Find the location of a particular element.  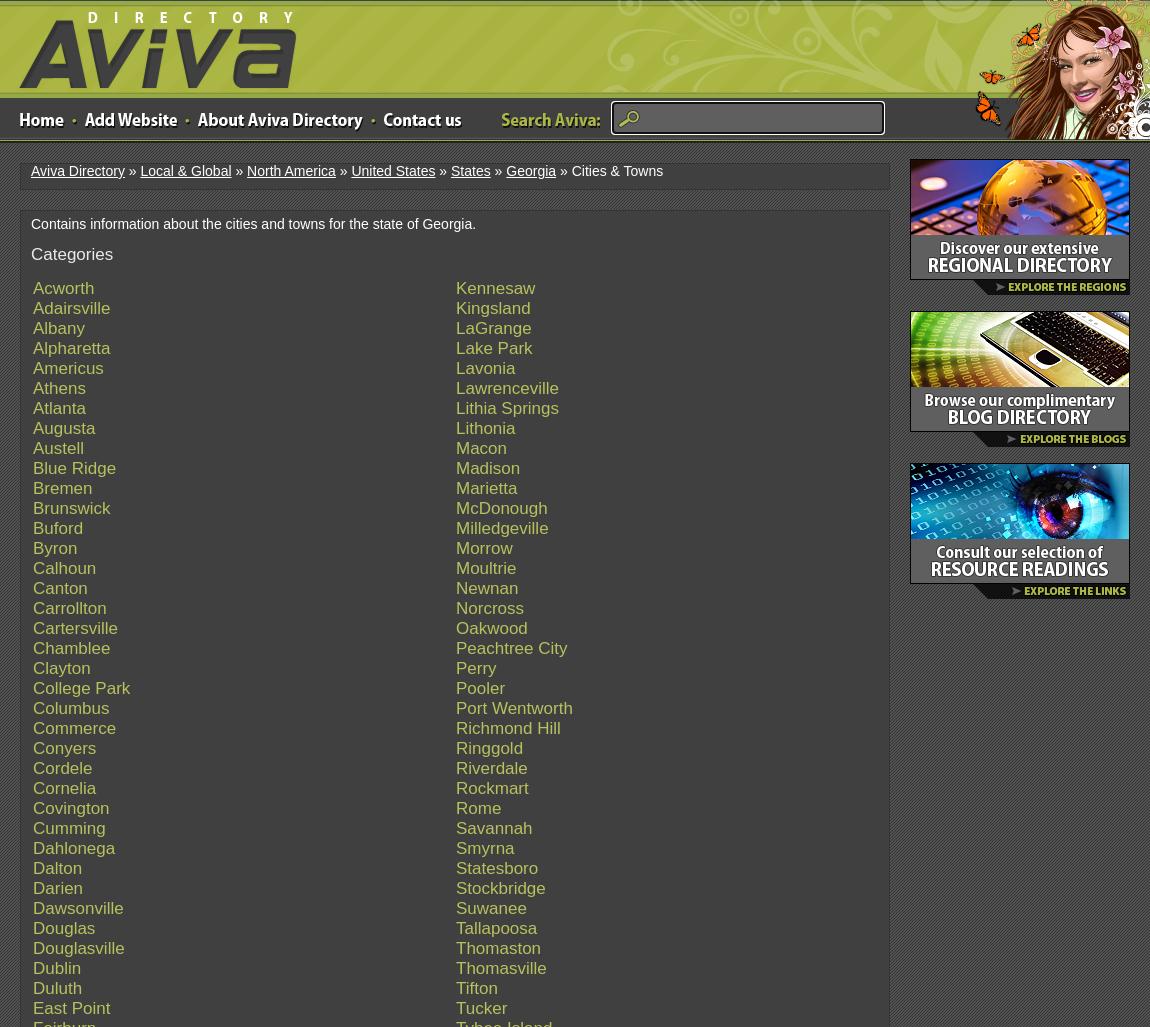

'Cordele' is located at coordinates (61, 767).